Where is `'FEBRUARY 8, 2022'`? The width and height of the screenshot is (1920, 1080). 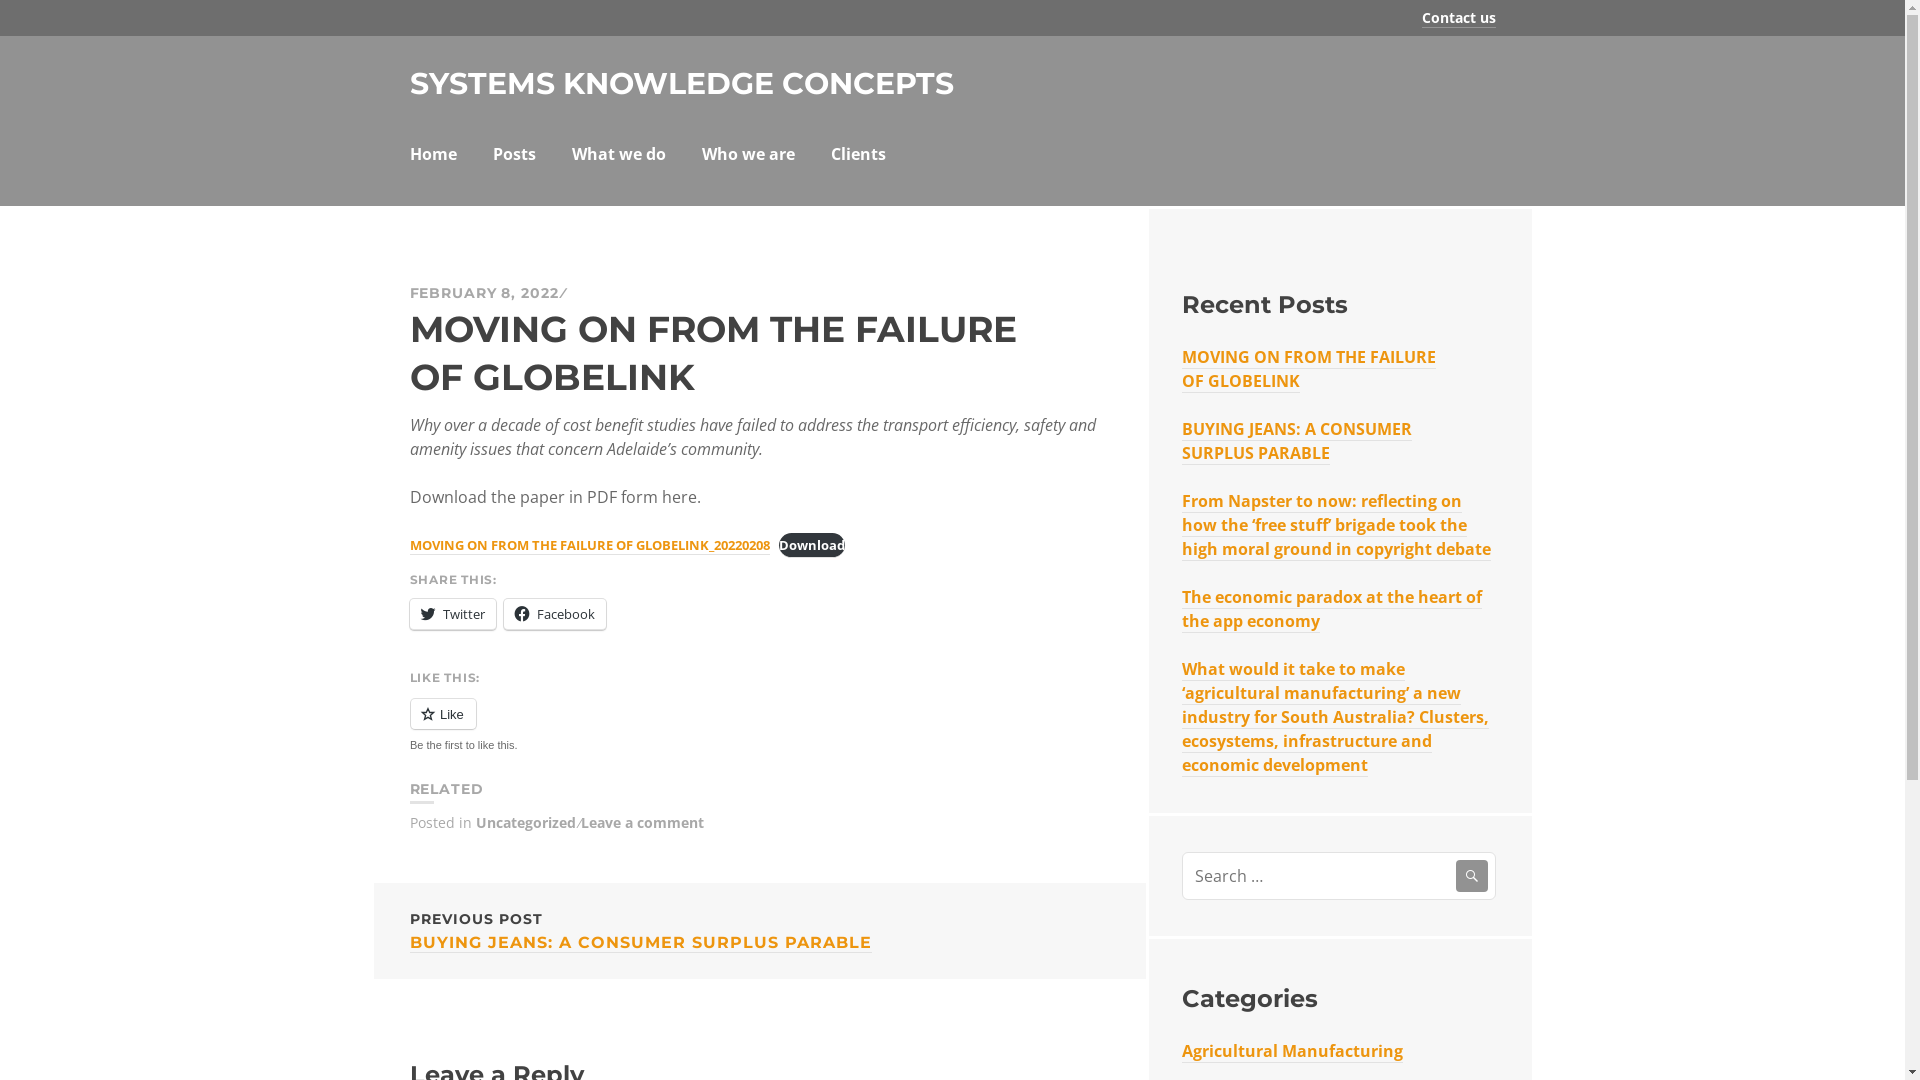
'FEBRUARY 8, 2022' is located at coordinates (484, 293).